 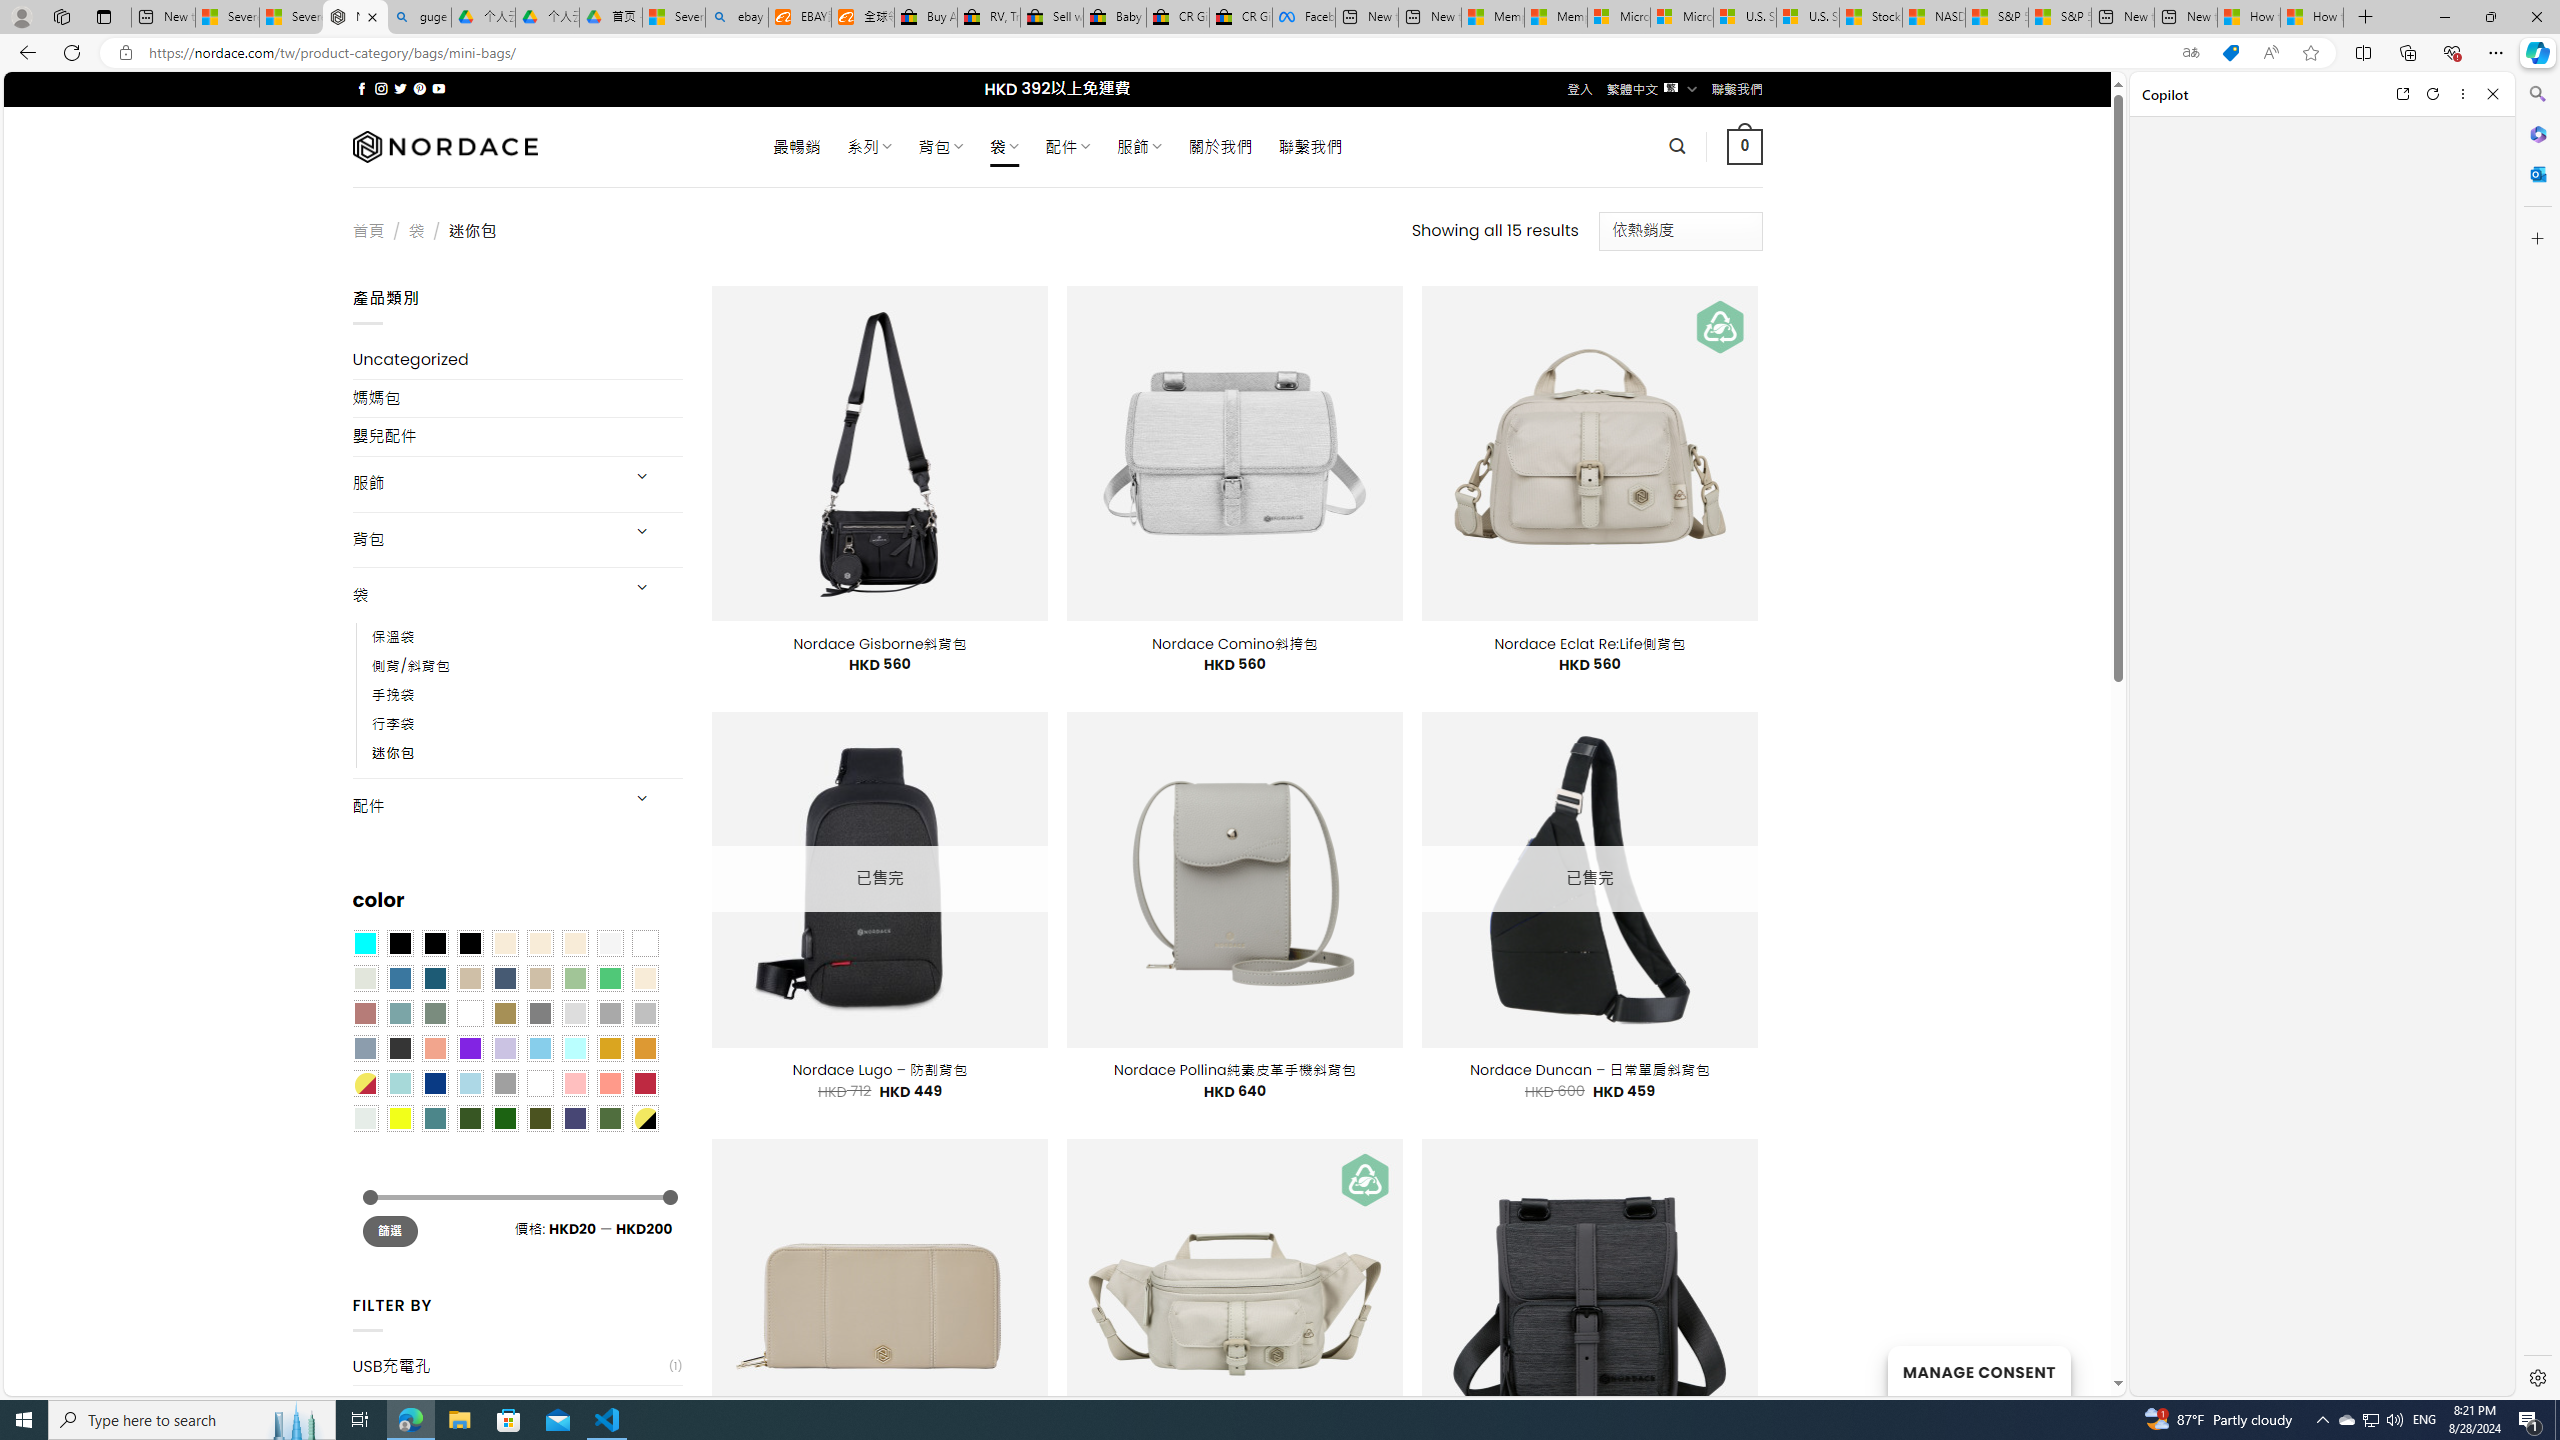 What do you see at coordinates (575, 942) in the screenshot?
I see `'Cream'` at bounding box center [575, 942].